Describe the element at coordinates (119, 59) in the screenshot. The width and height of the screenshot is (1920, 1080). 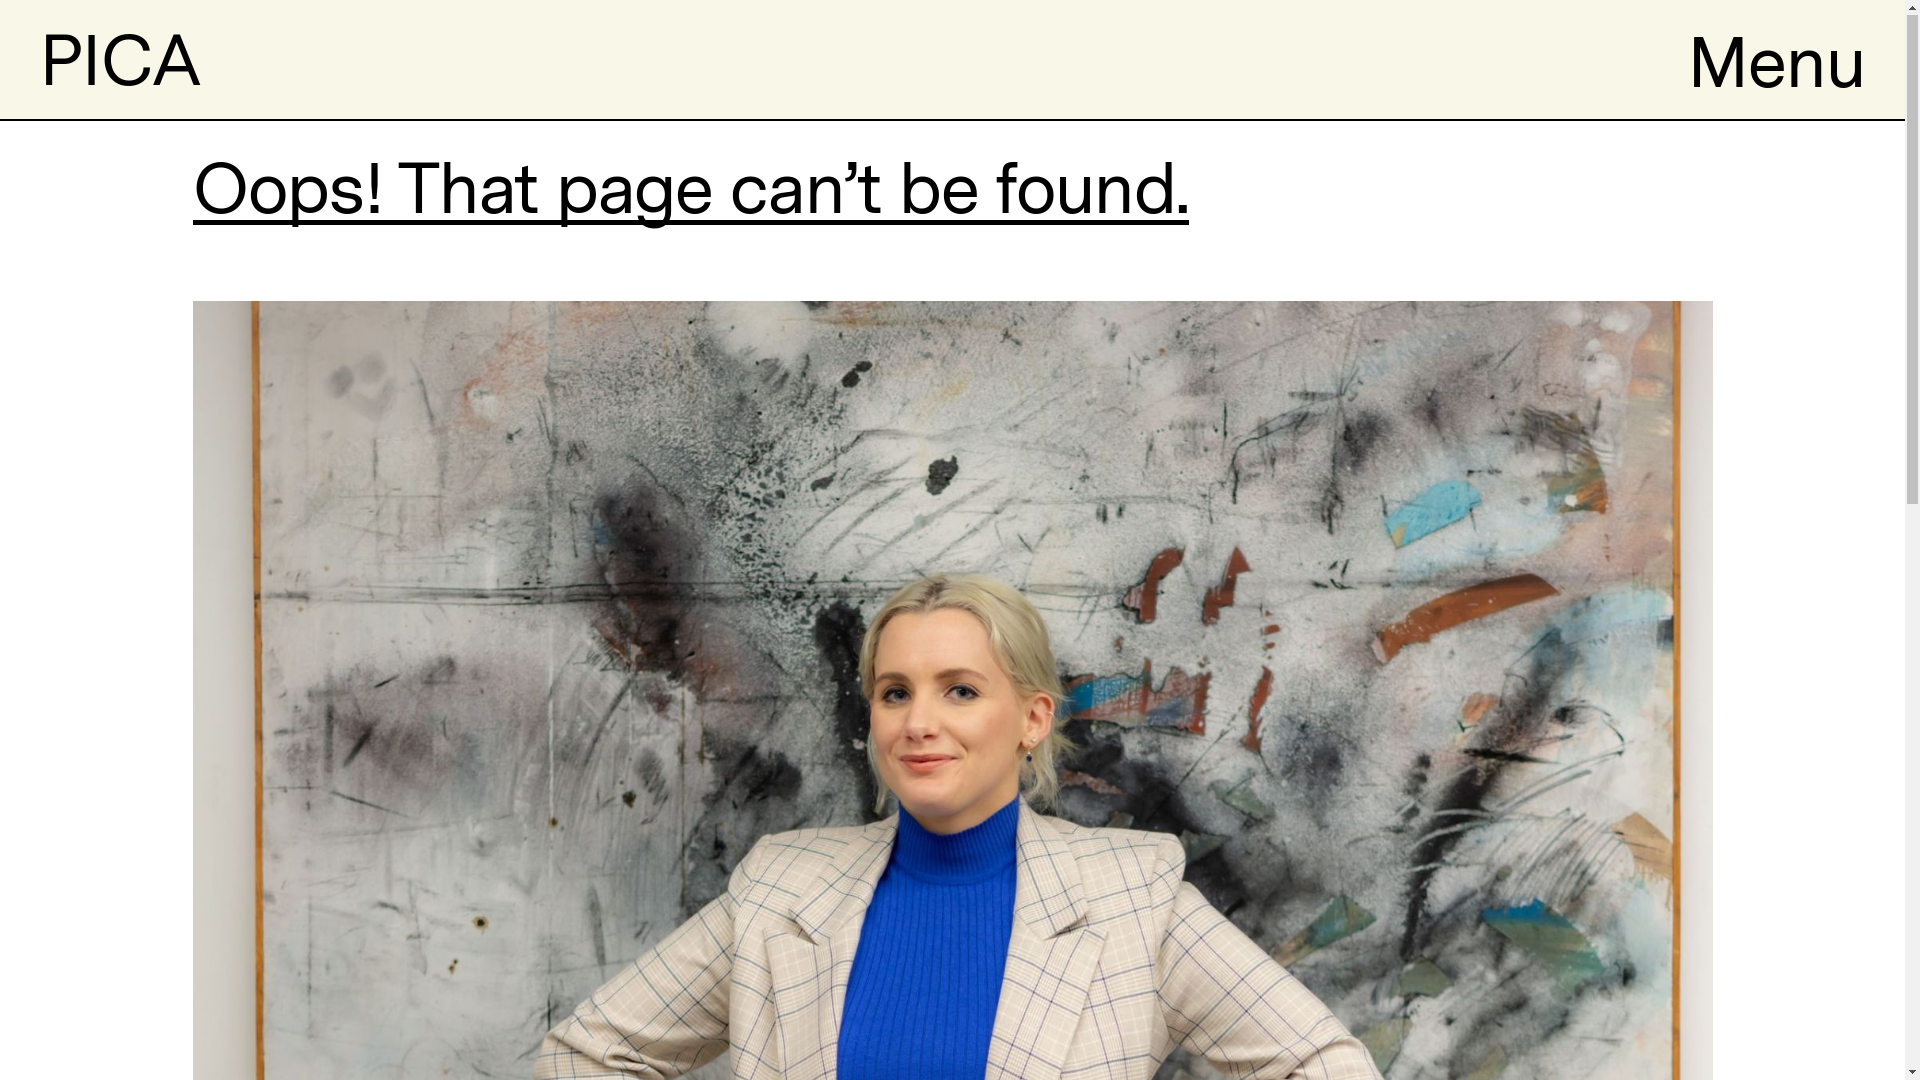
I see `'PICA'` at that location.